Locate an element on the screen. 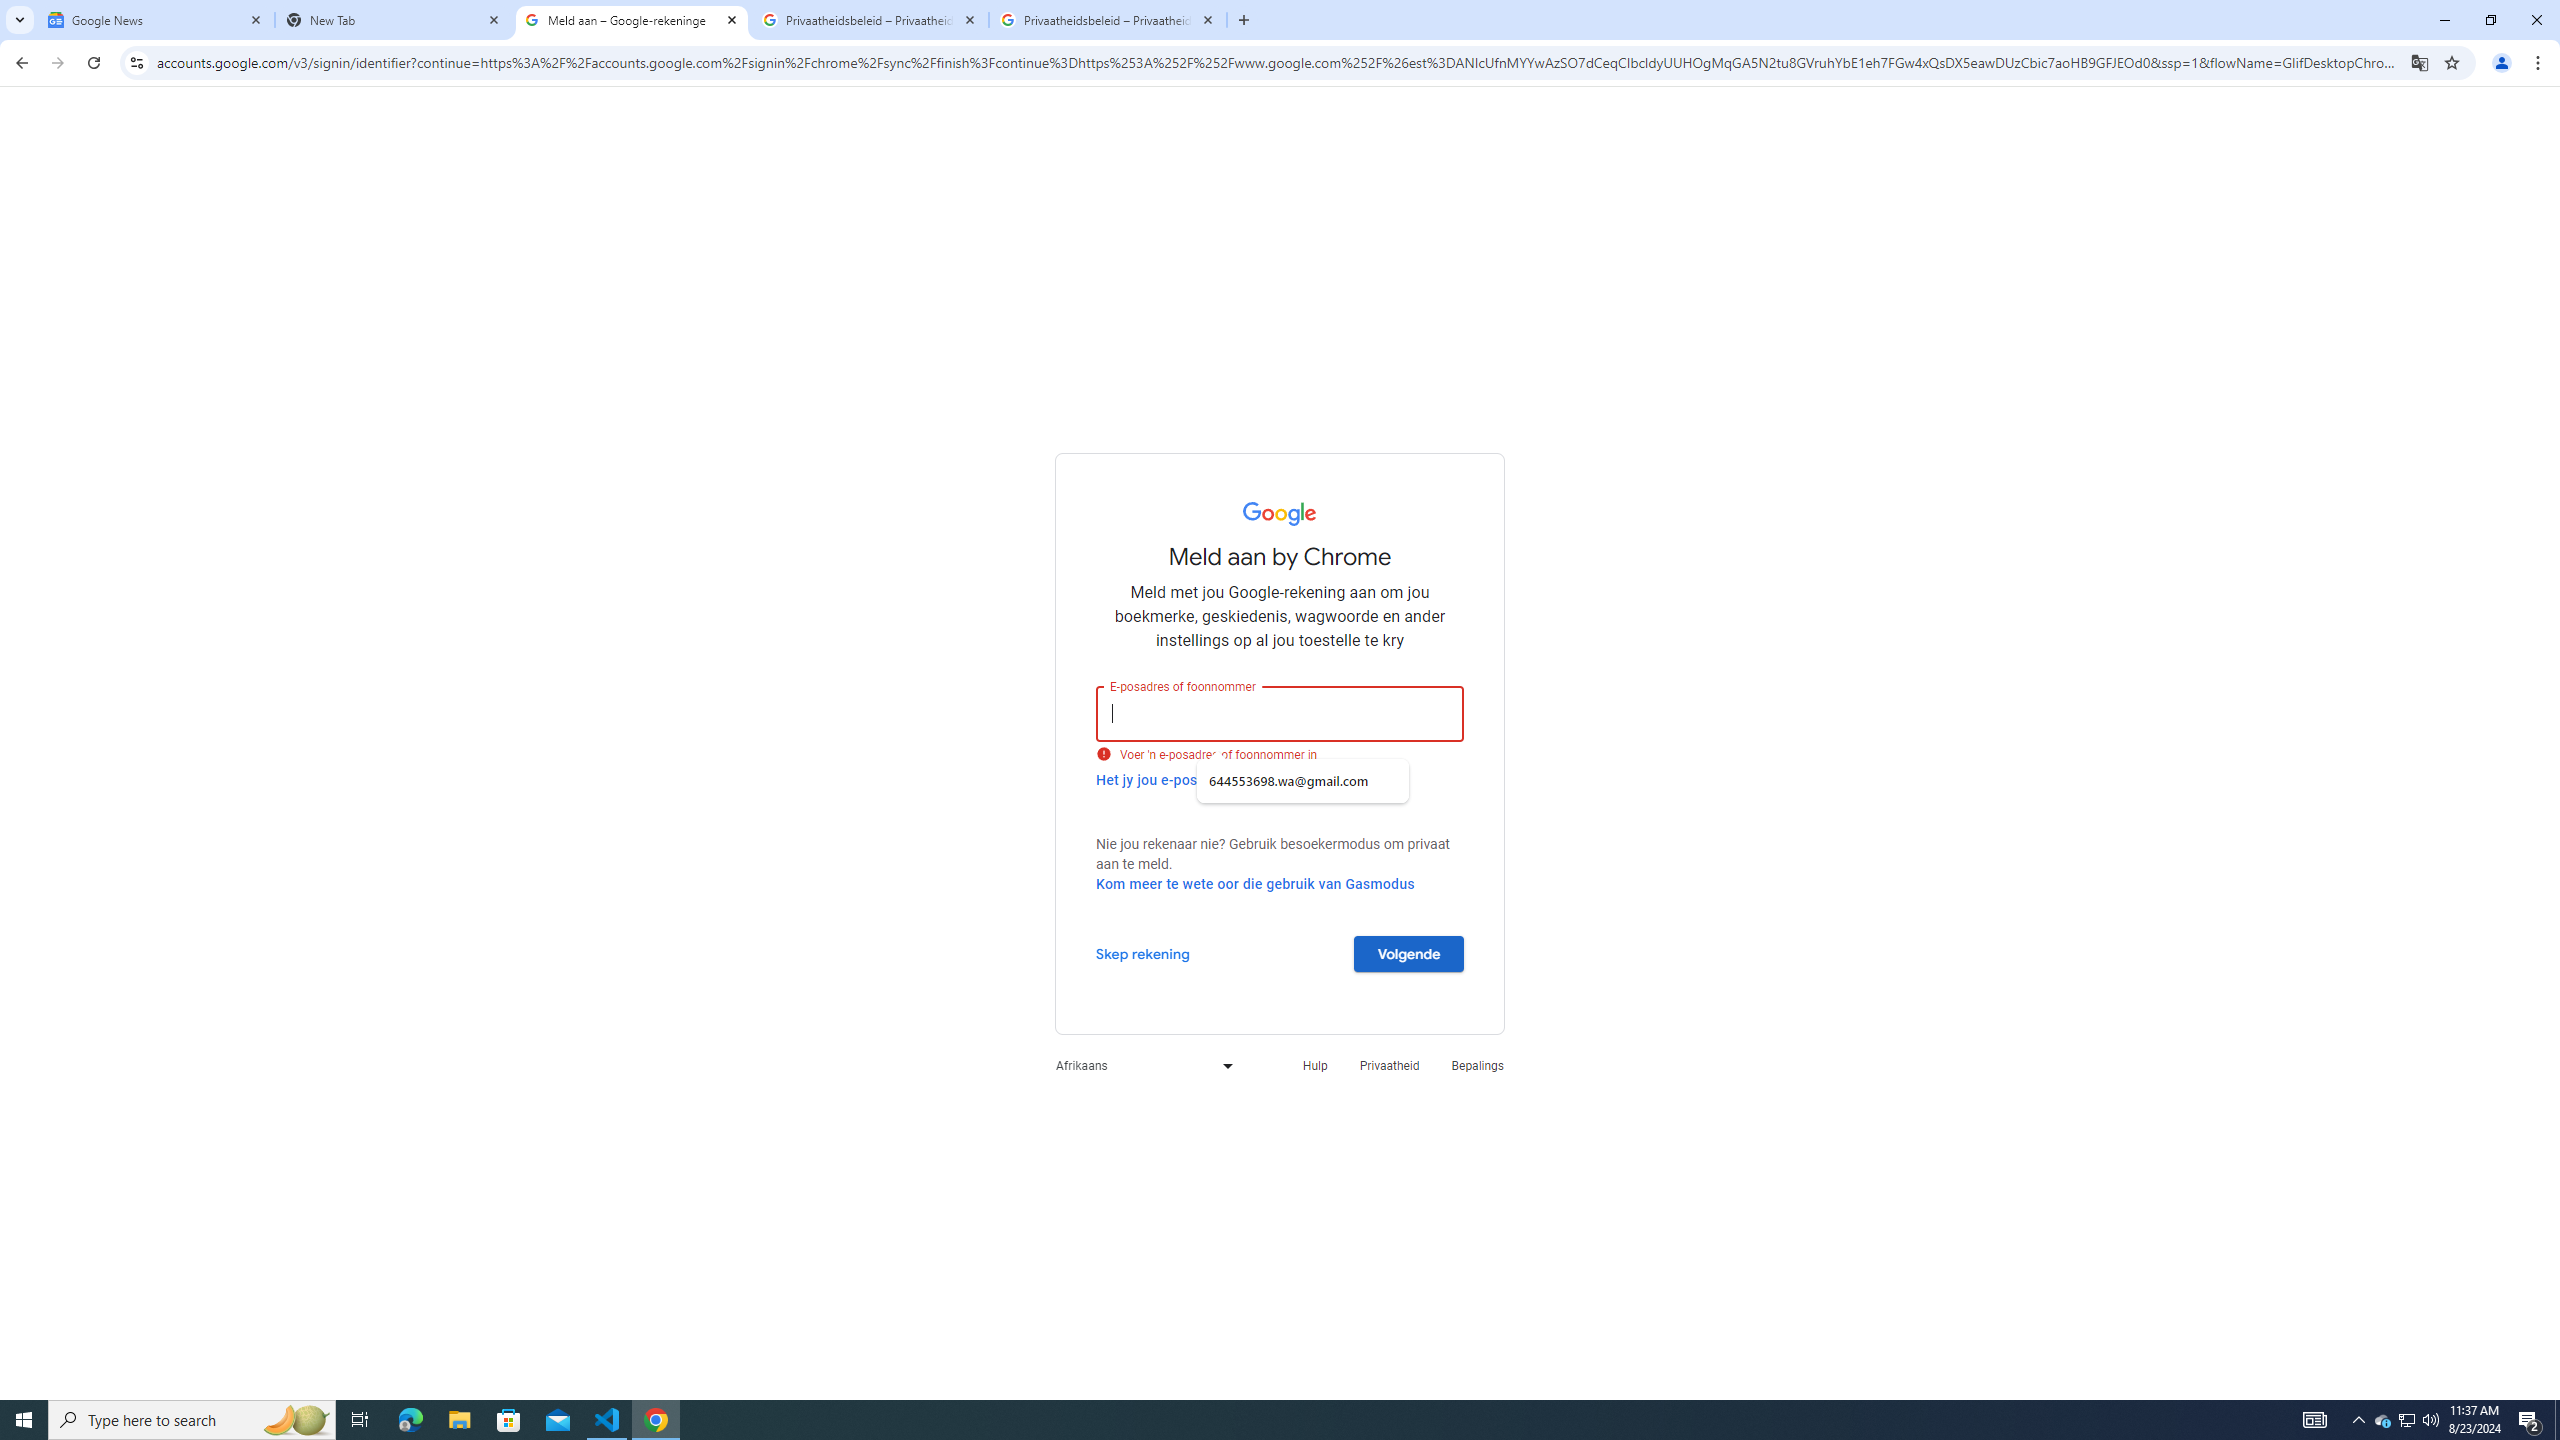 This screenshot has height=1440, width=2560. 'Skep rekening' is located at coordinates (1142, 953).